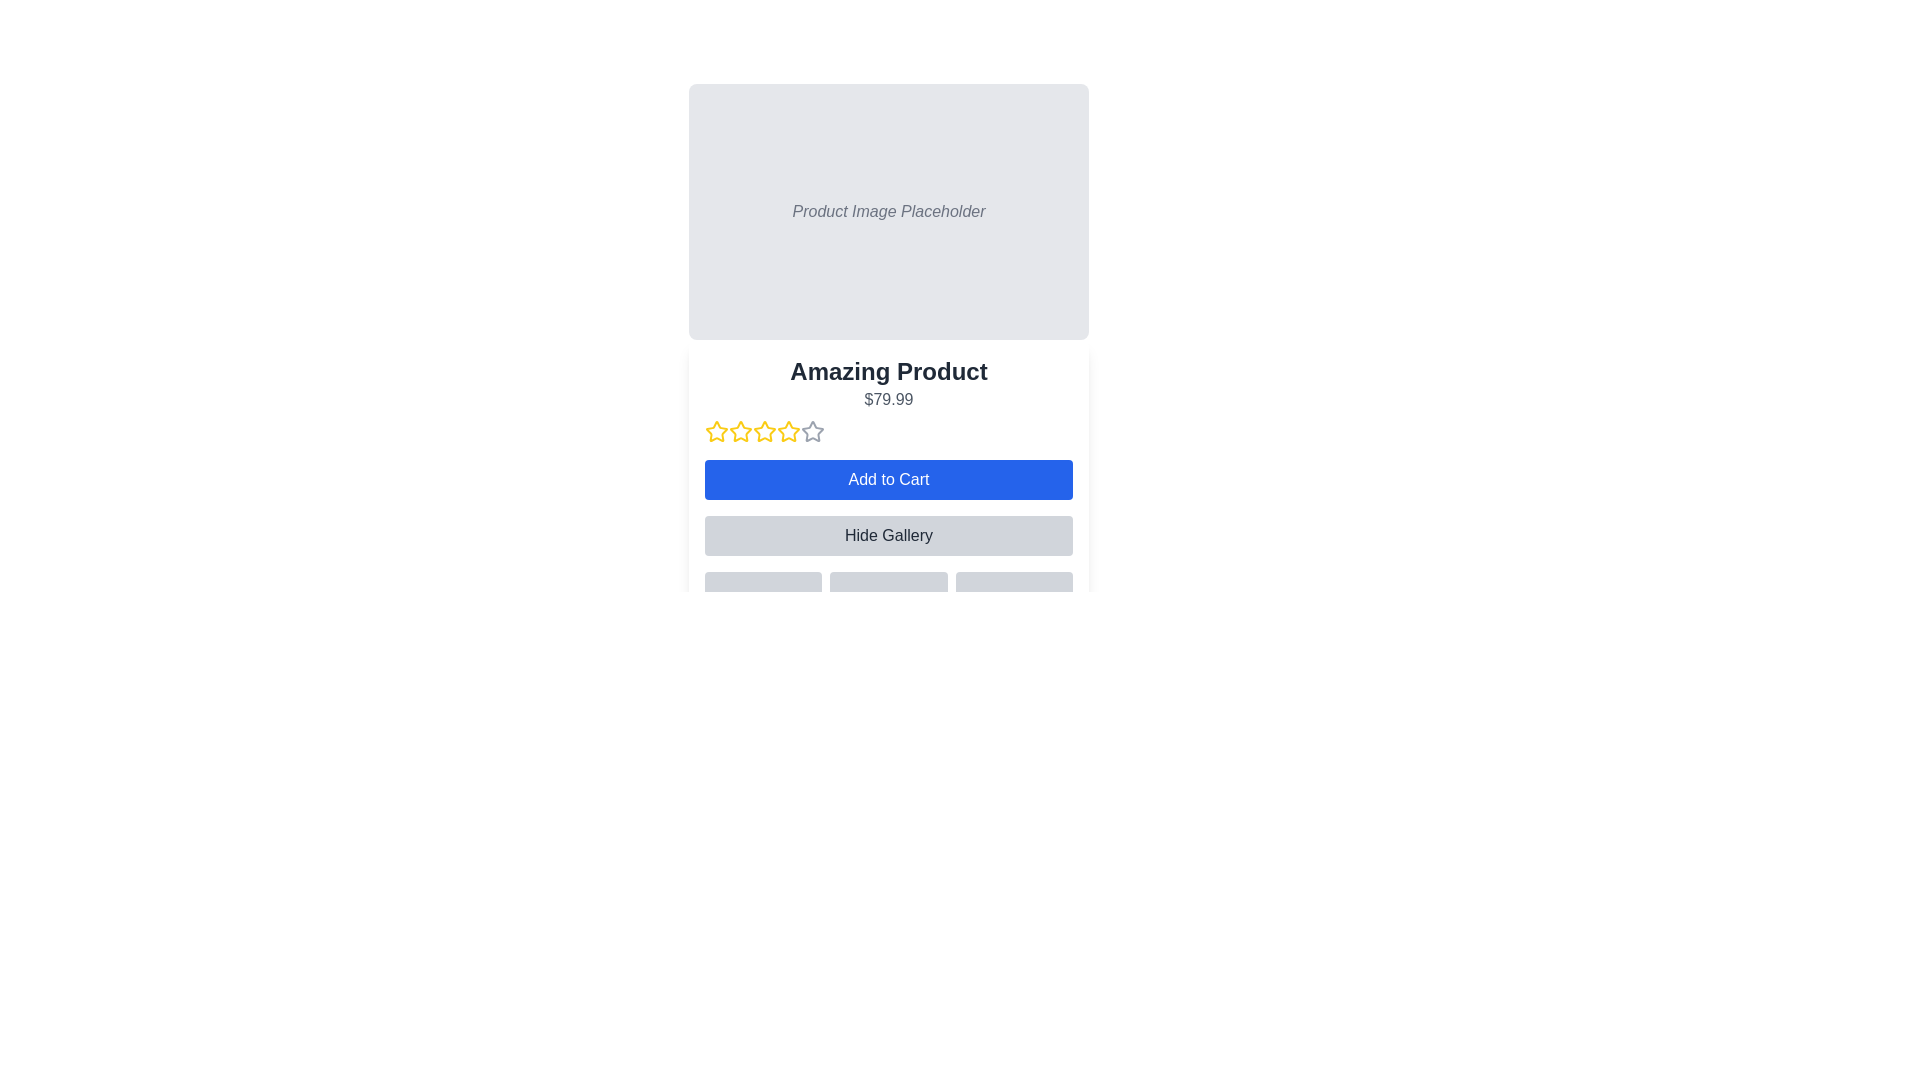  I want to click on the 'Add to Cart' button, which is a rectangular button with white text on a blue background, located below the product's rating stars and price information, so click(887, 479).